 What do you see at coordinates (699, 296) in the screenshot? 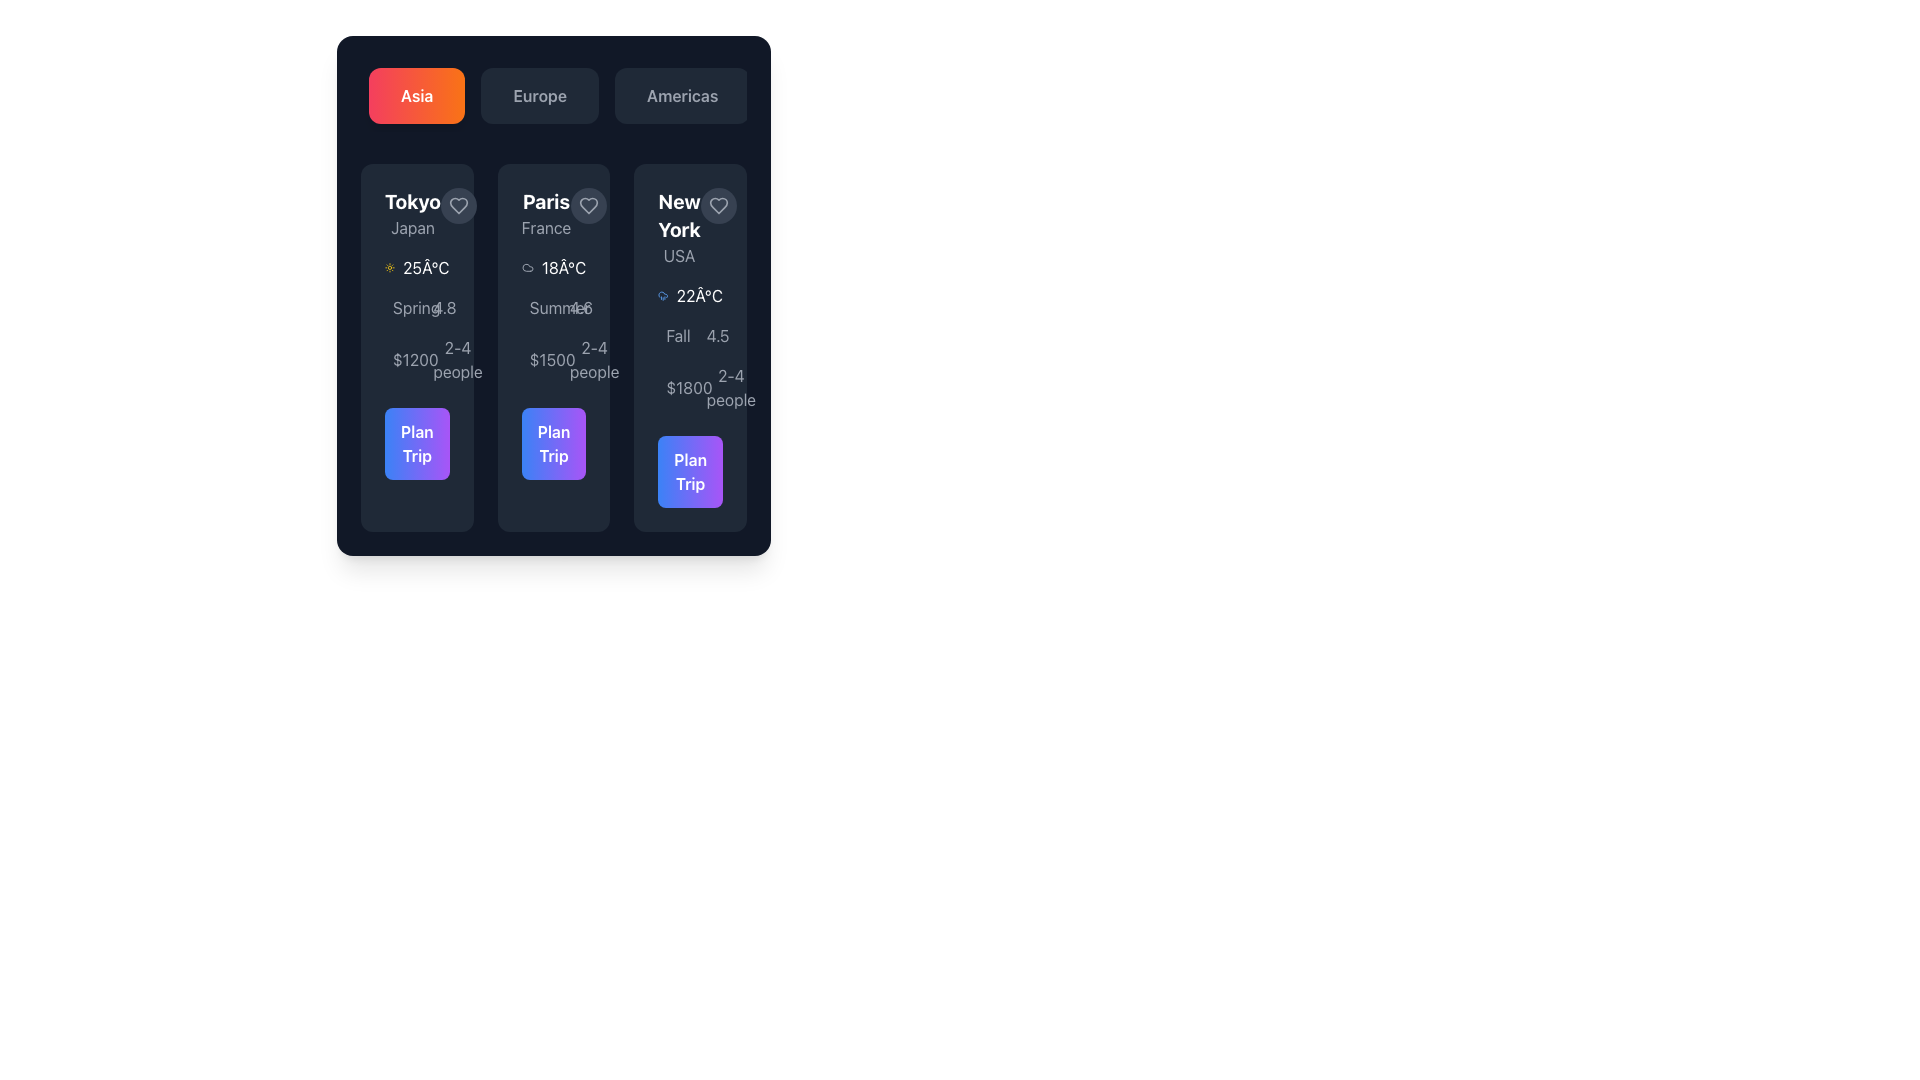
I see `the Text Label displaying '22Â°C' within the 'New York, USA' card, located in the middle column of weather cards` at bounding box center [699, 296].